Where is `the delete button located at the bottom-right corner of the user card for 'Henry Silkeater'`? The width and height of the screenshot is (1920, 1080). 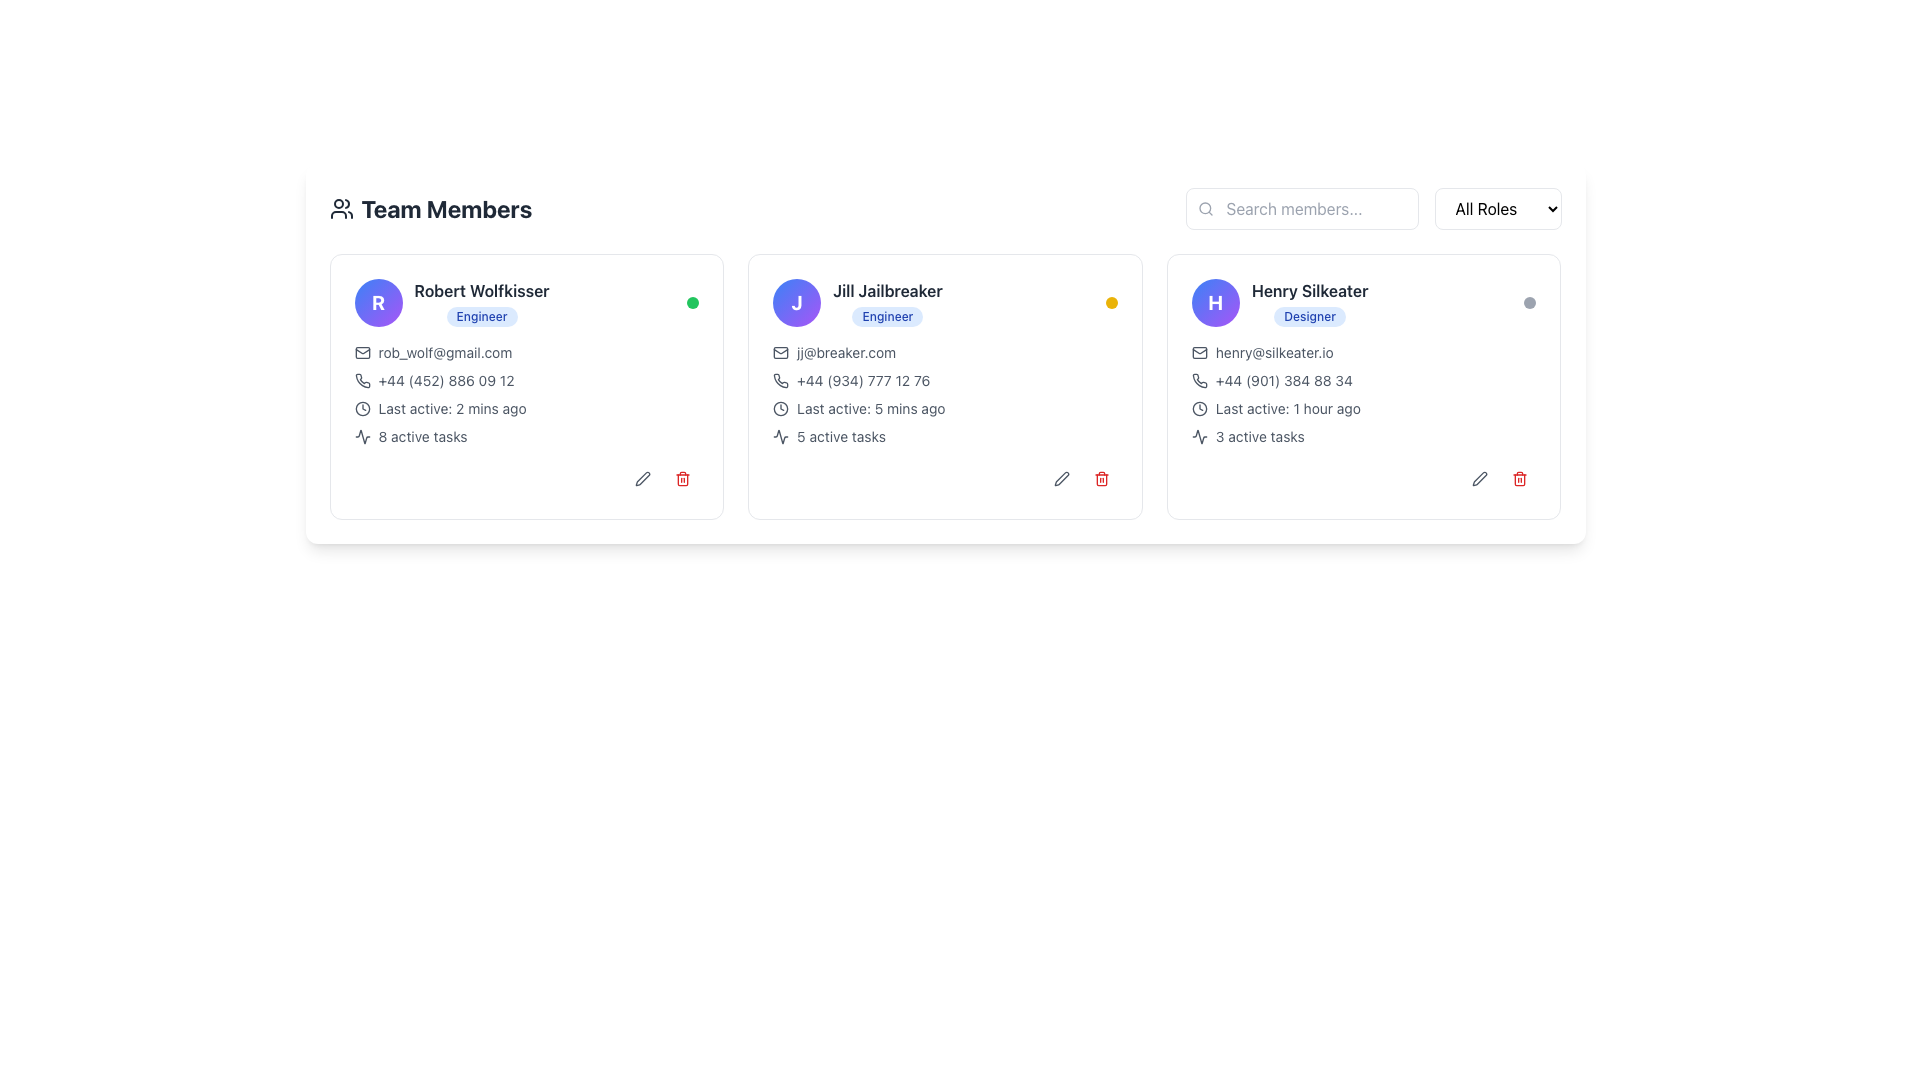
the delete button located at the bottom-right corner of the user card for 'Henry Silkeater' is located at coordinates (1520, 478).